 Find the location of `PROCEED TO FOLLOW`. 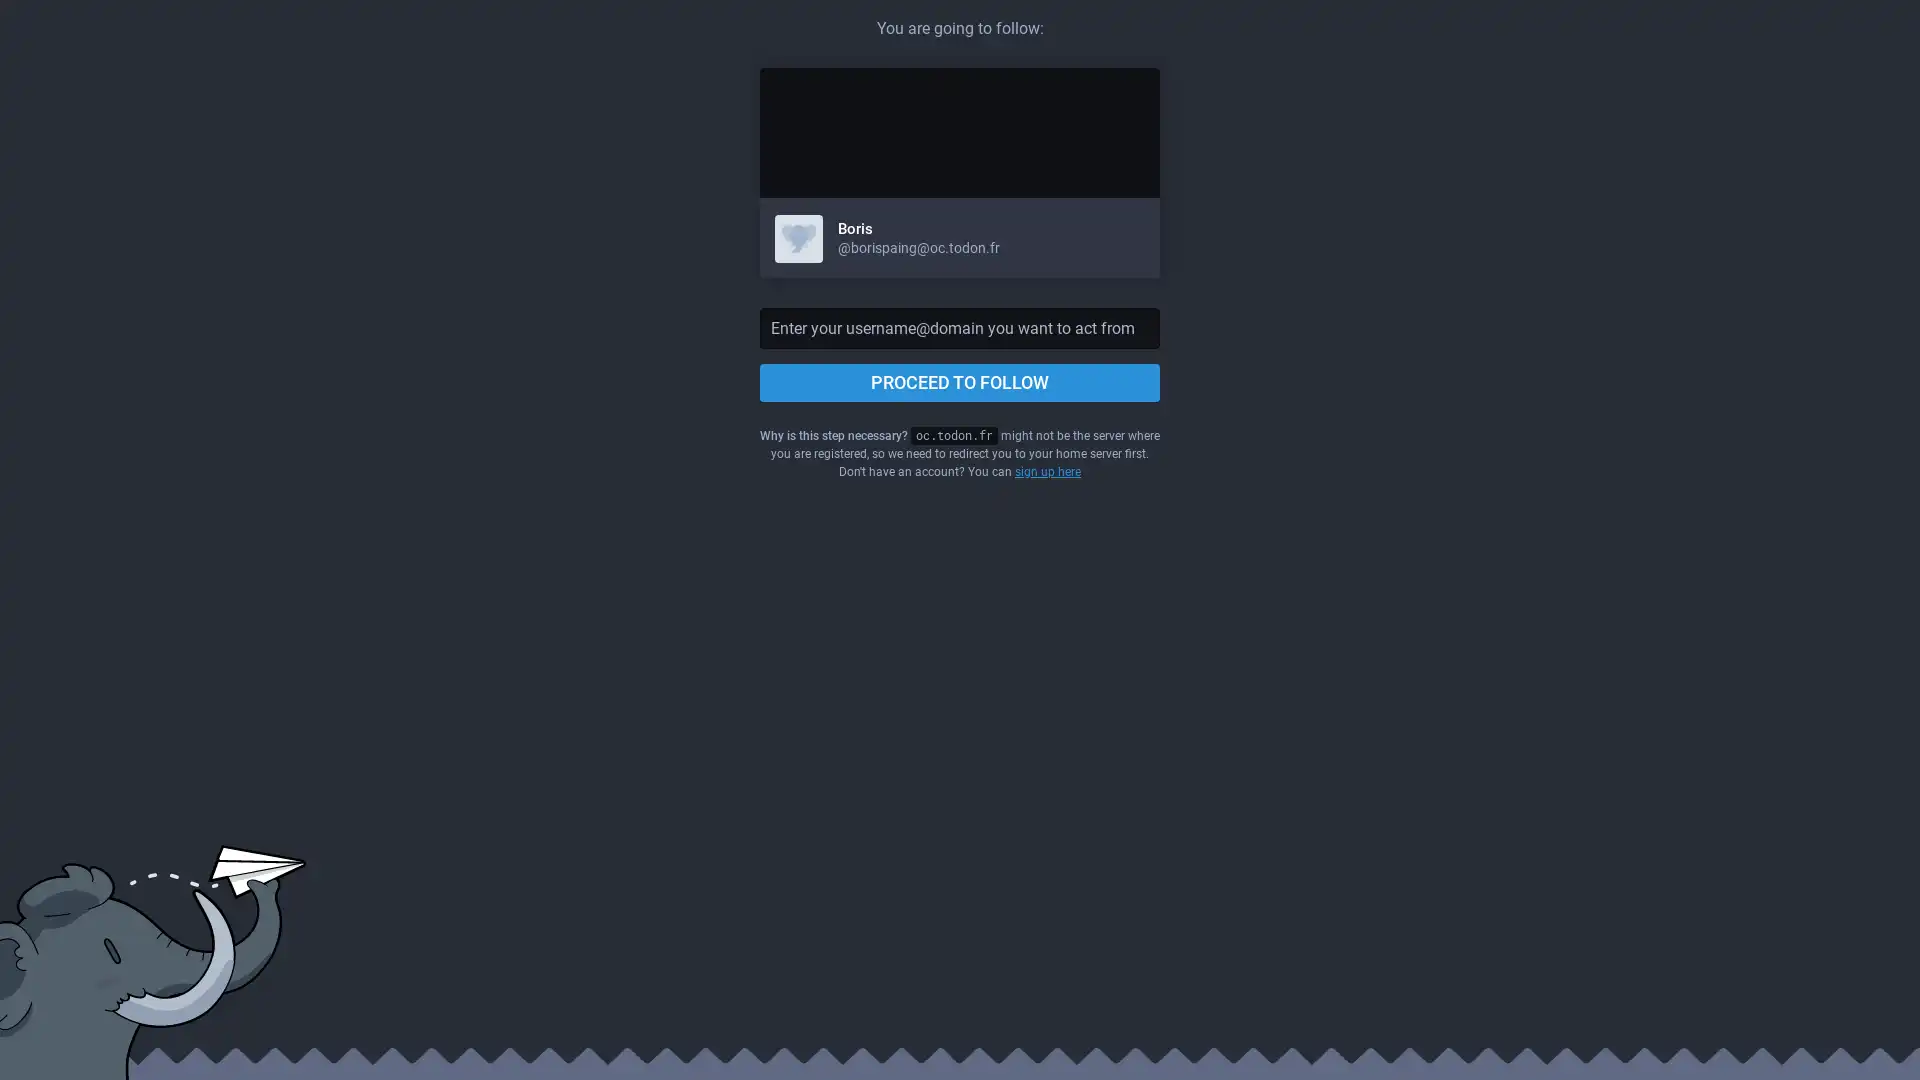

PROCEED TO FOLLOW is located at coordinates (960, 382).